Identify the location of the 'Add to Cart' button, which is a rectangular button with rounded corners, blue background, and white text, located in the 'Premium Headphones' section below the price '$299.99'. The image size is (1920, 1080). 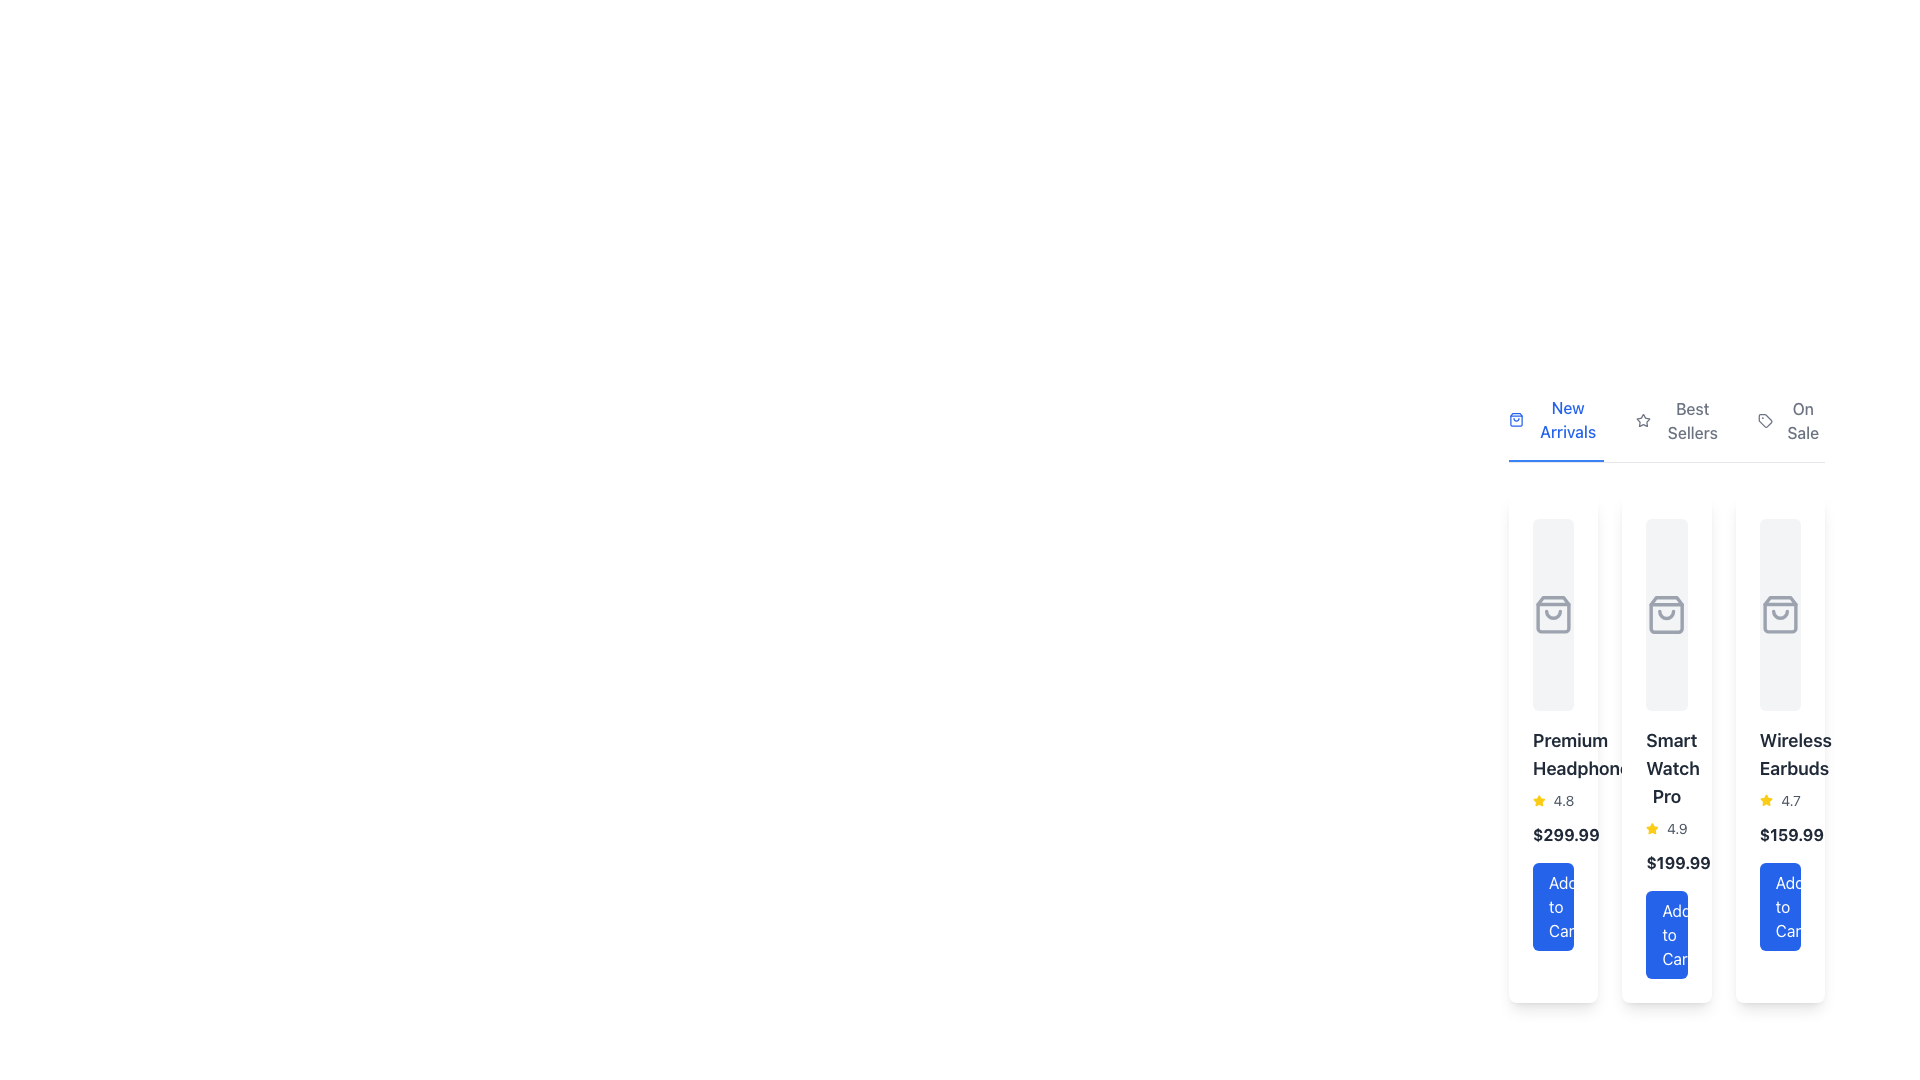
(1552, 906).